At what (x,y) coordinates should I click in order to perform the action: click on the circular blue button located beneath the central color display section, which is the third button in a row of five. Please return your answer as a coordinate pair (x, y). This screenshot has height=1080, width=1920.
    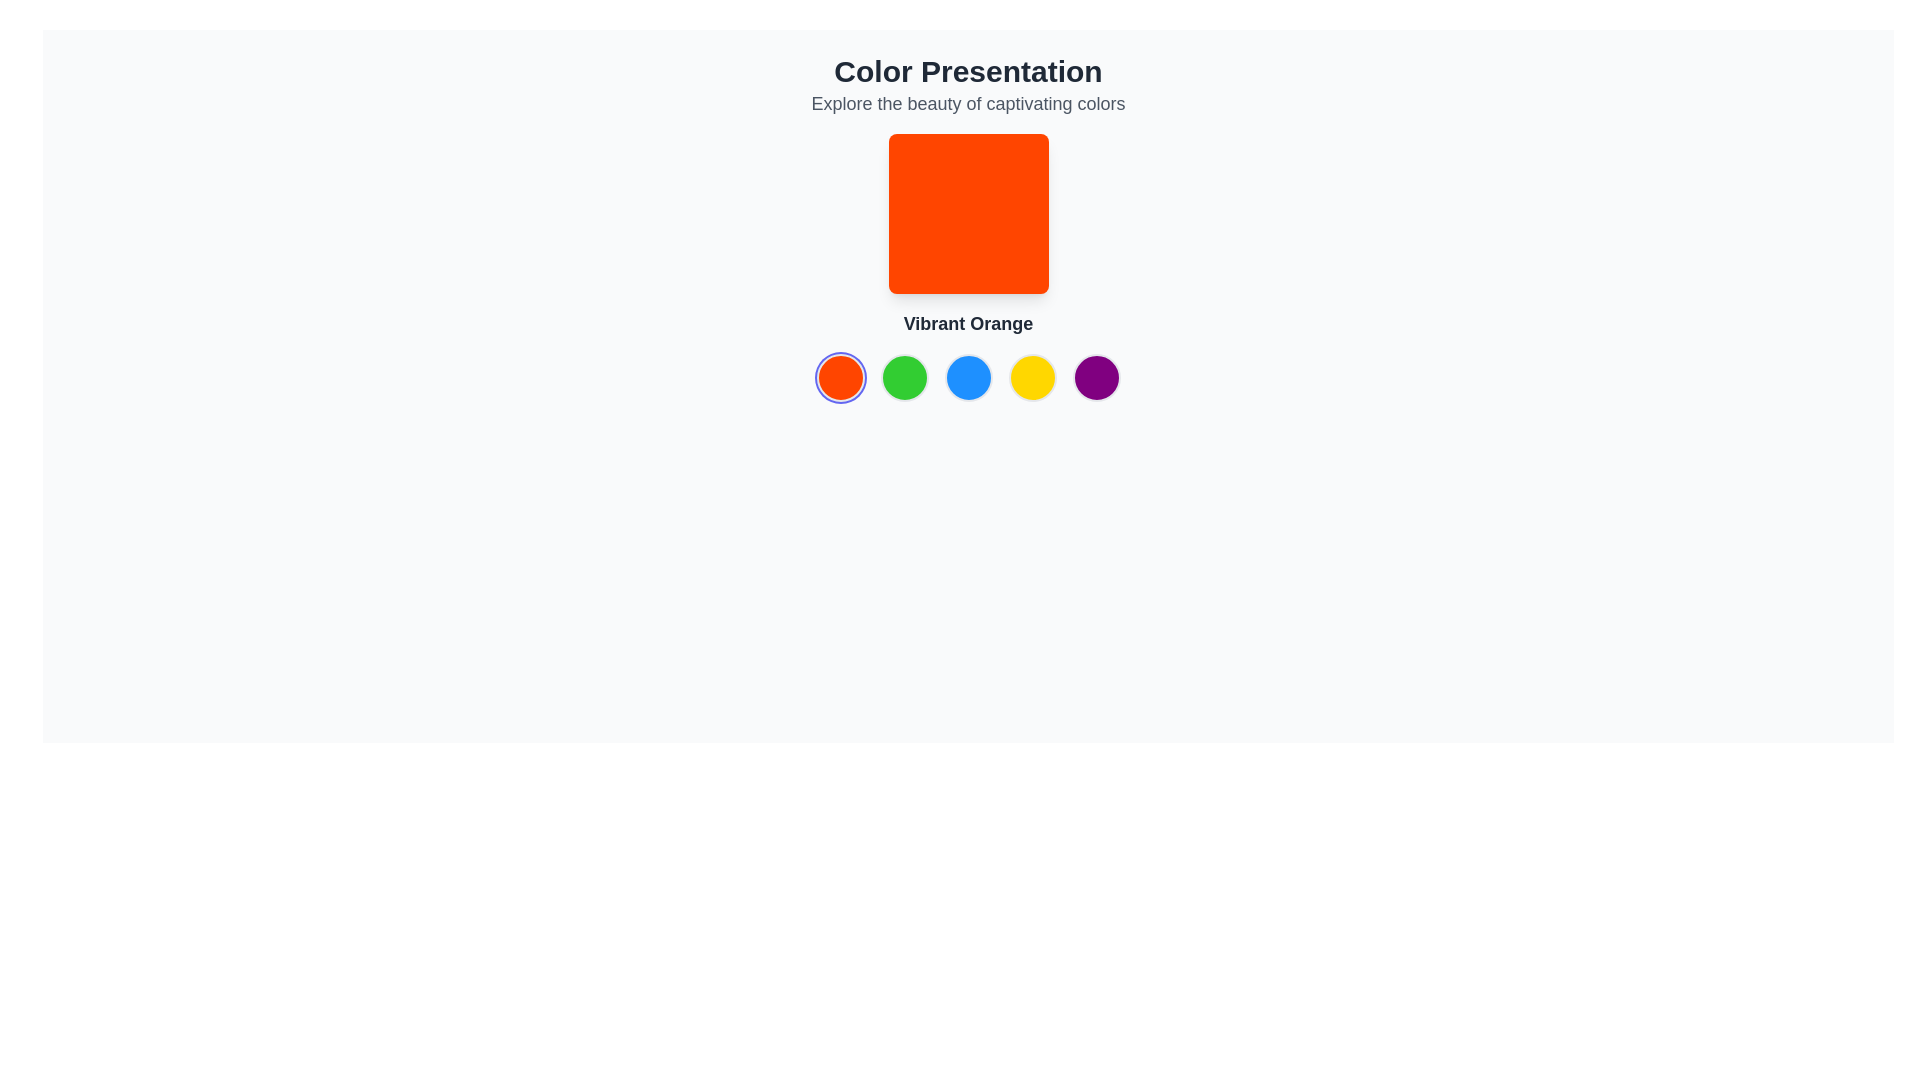
    Looking at the image, I should click on (968, 378).